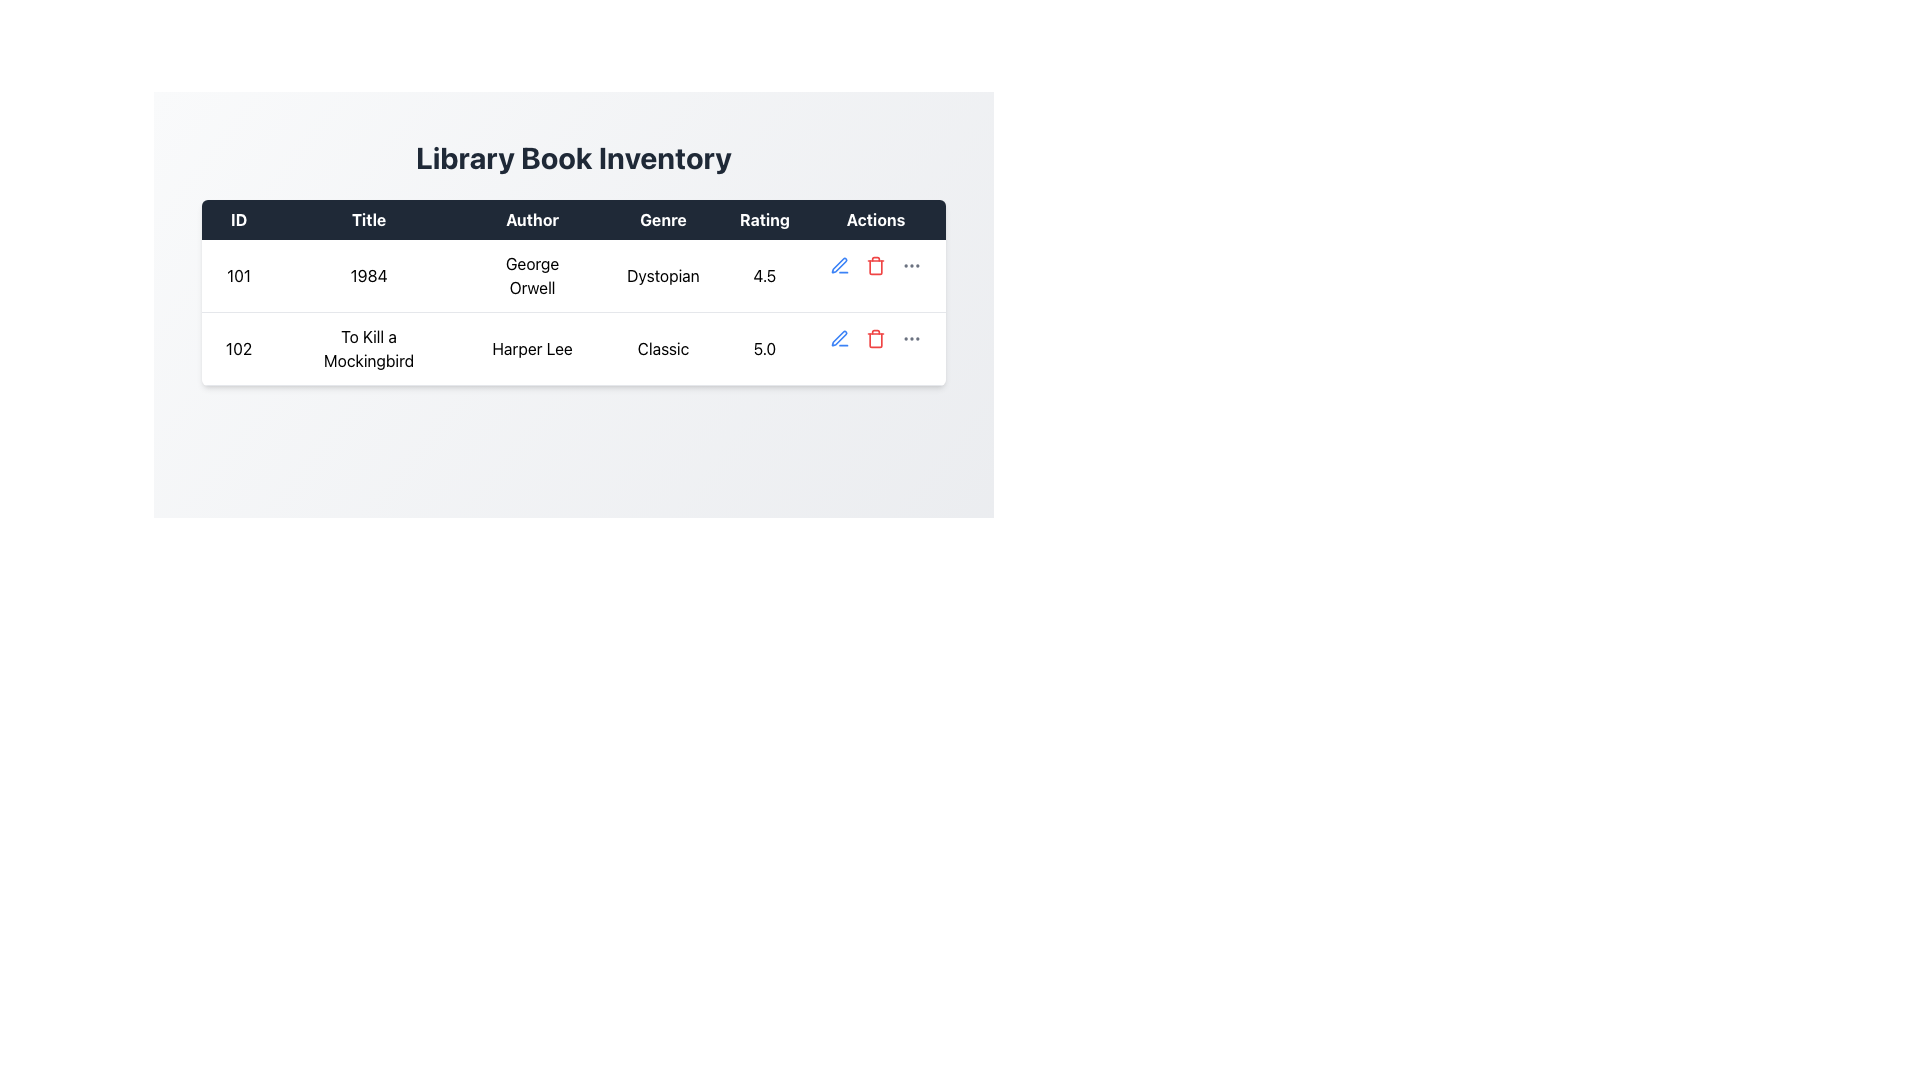 This screenshot has height=1080, width=1920. What do you see at coordinates (911, 262) in the screenshot?
I see `the ellipsis icon button located in the last row of the table under the 'Actions' column, which consists of three dots arranged horizontally` at bounding box center [911, 262].